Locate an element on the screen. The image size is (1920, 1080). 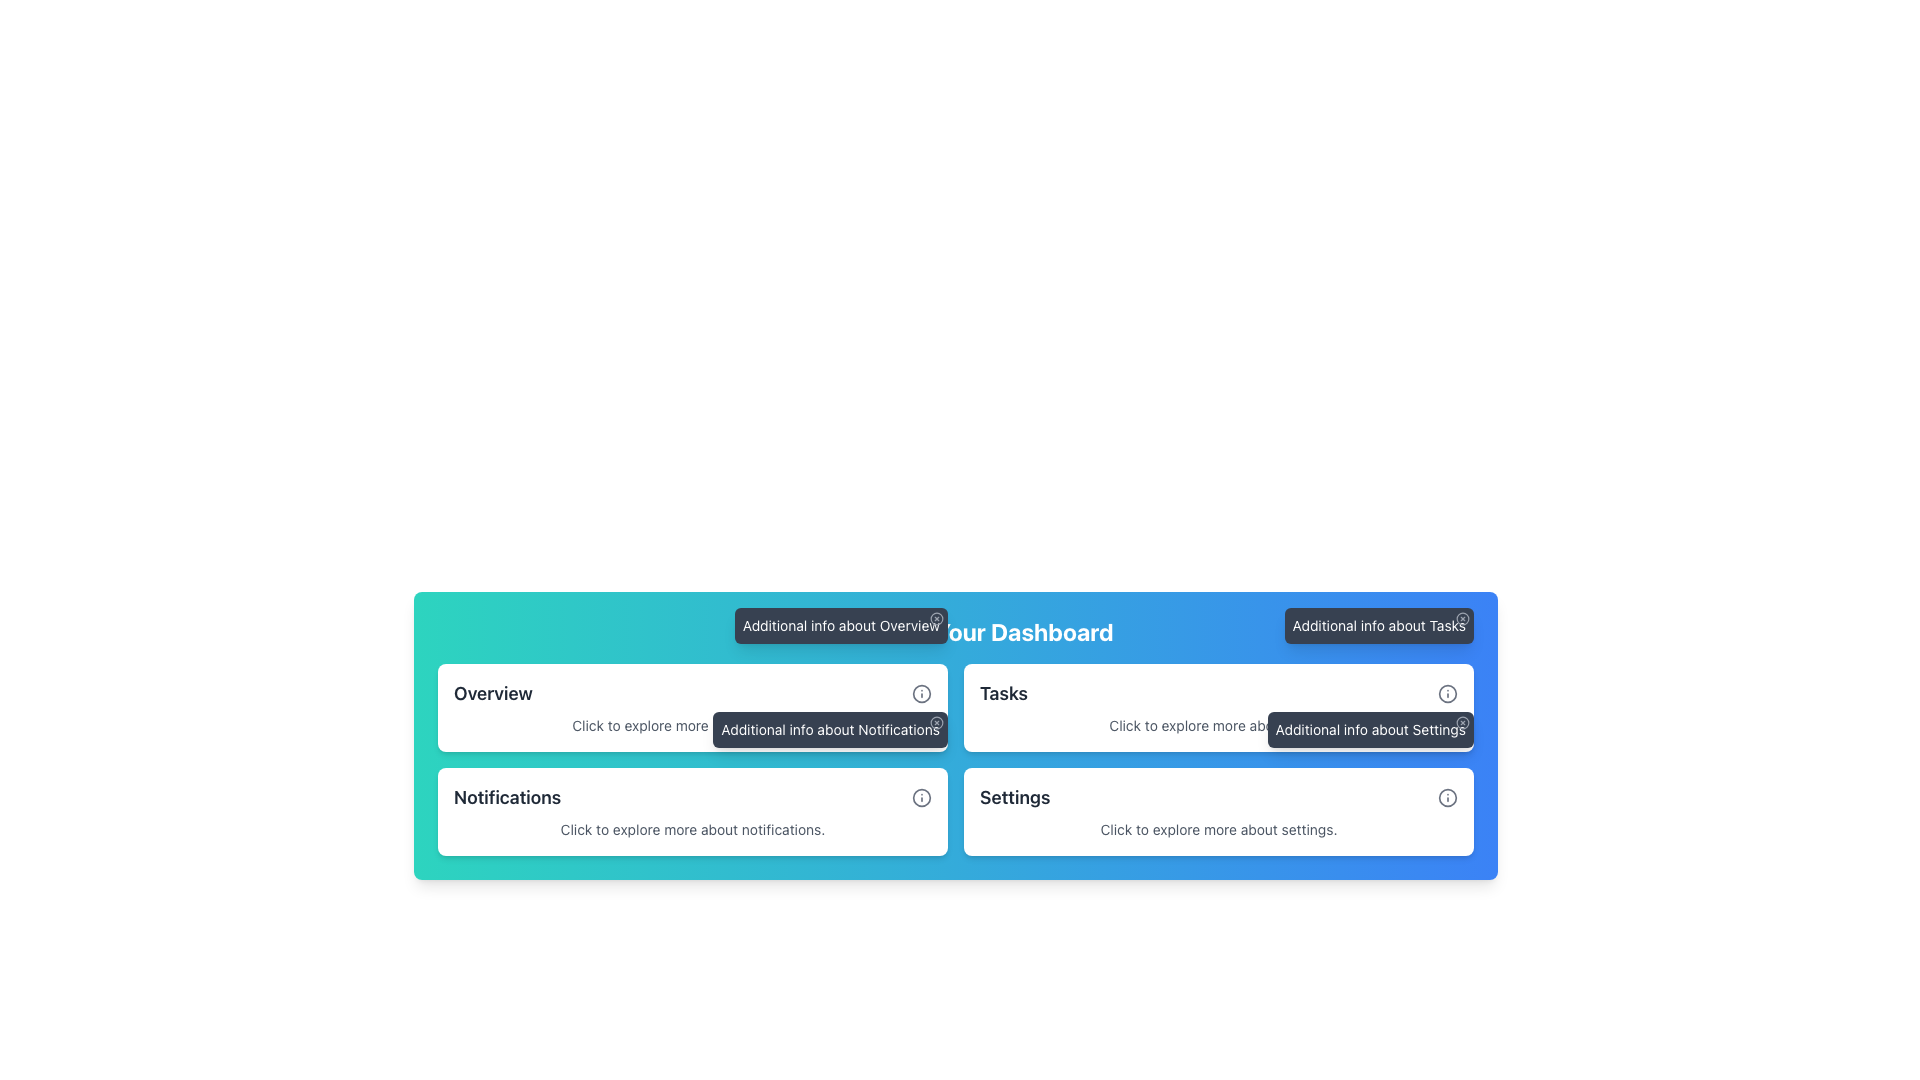
the 'Settings' title on the Informational Card located at the bottom-right corner of the grid layout, which is the fourth card in the sequence is located at coordinates (1218, 812).